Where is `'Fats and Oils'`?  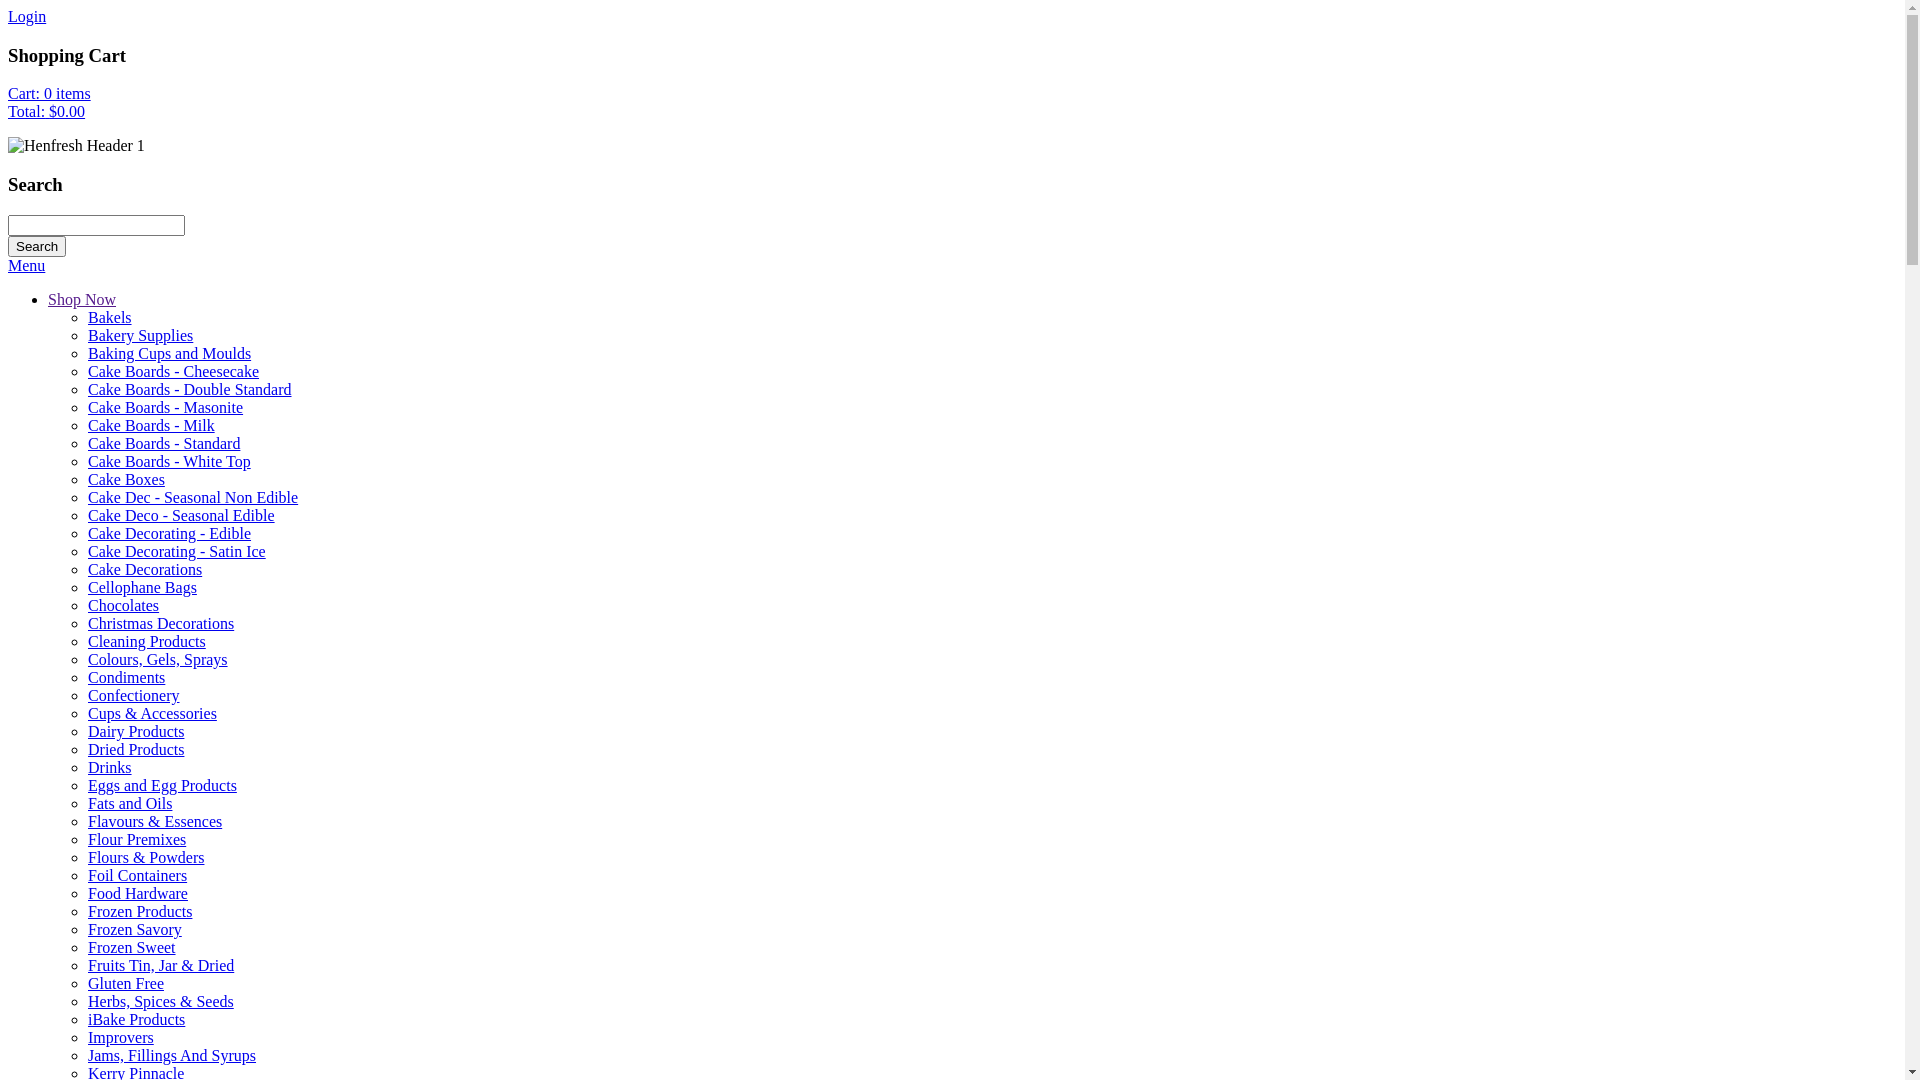 'Fats and Oils' is located at coordinates (86, 802).